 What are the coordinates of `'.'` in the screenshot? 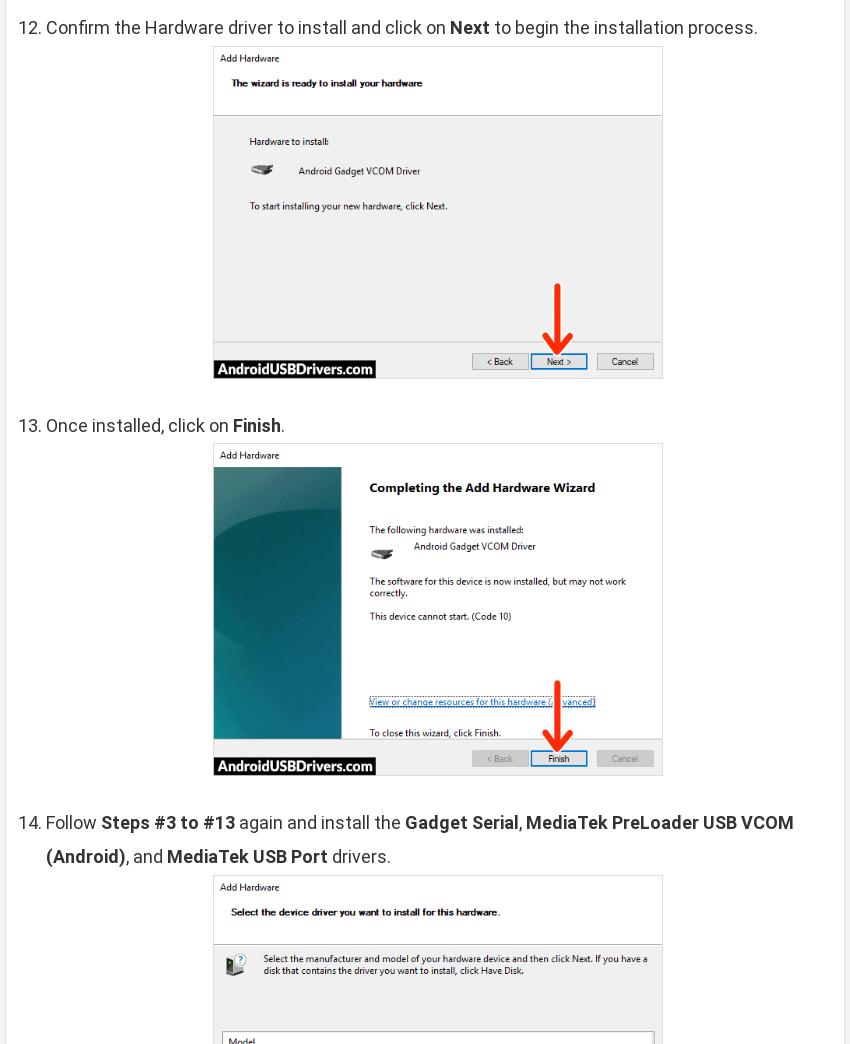 It's located at (281, 423).